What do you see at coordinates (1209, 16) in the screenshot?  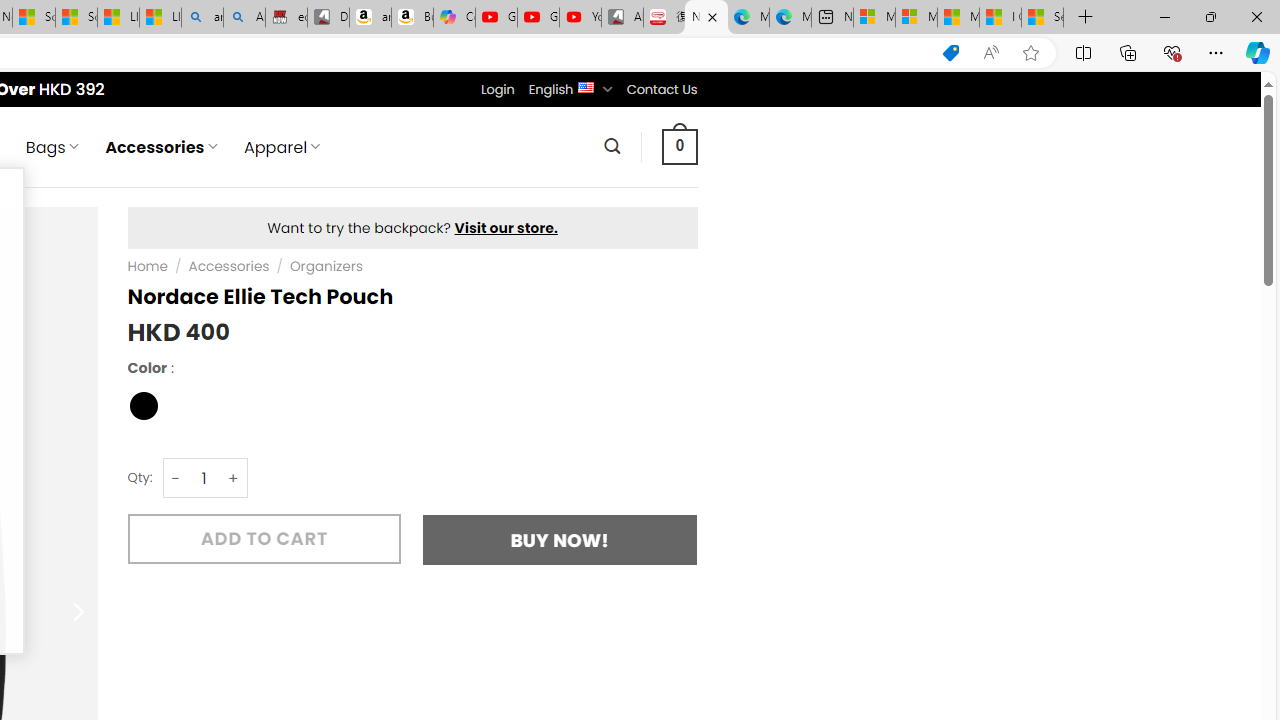 I see `'Restore'` at bounding box center [1209, 16].